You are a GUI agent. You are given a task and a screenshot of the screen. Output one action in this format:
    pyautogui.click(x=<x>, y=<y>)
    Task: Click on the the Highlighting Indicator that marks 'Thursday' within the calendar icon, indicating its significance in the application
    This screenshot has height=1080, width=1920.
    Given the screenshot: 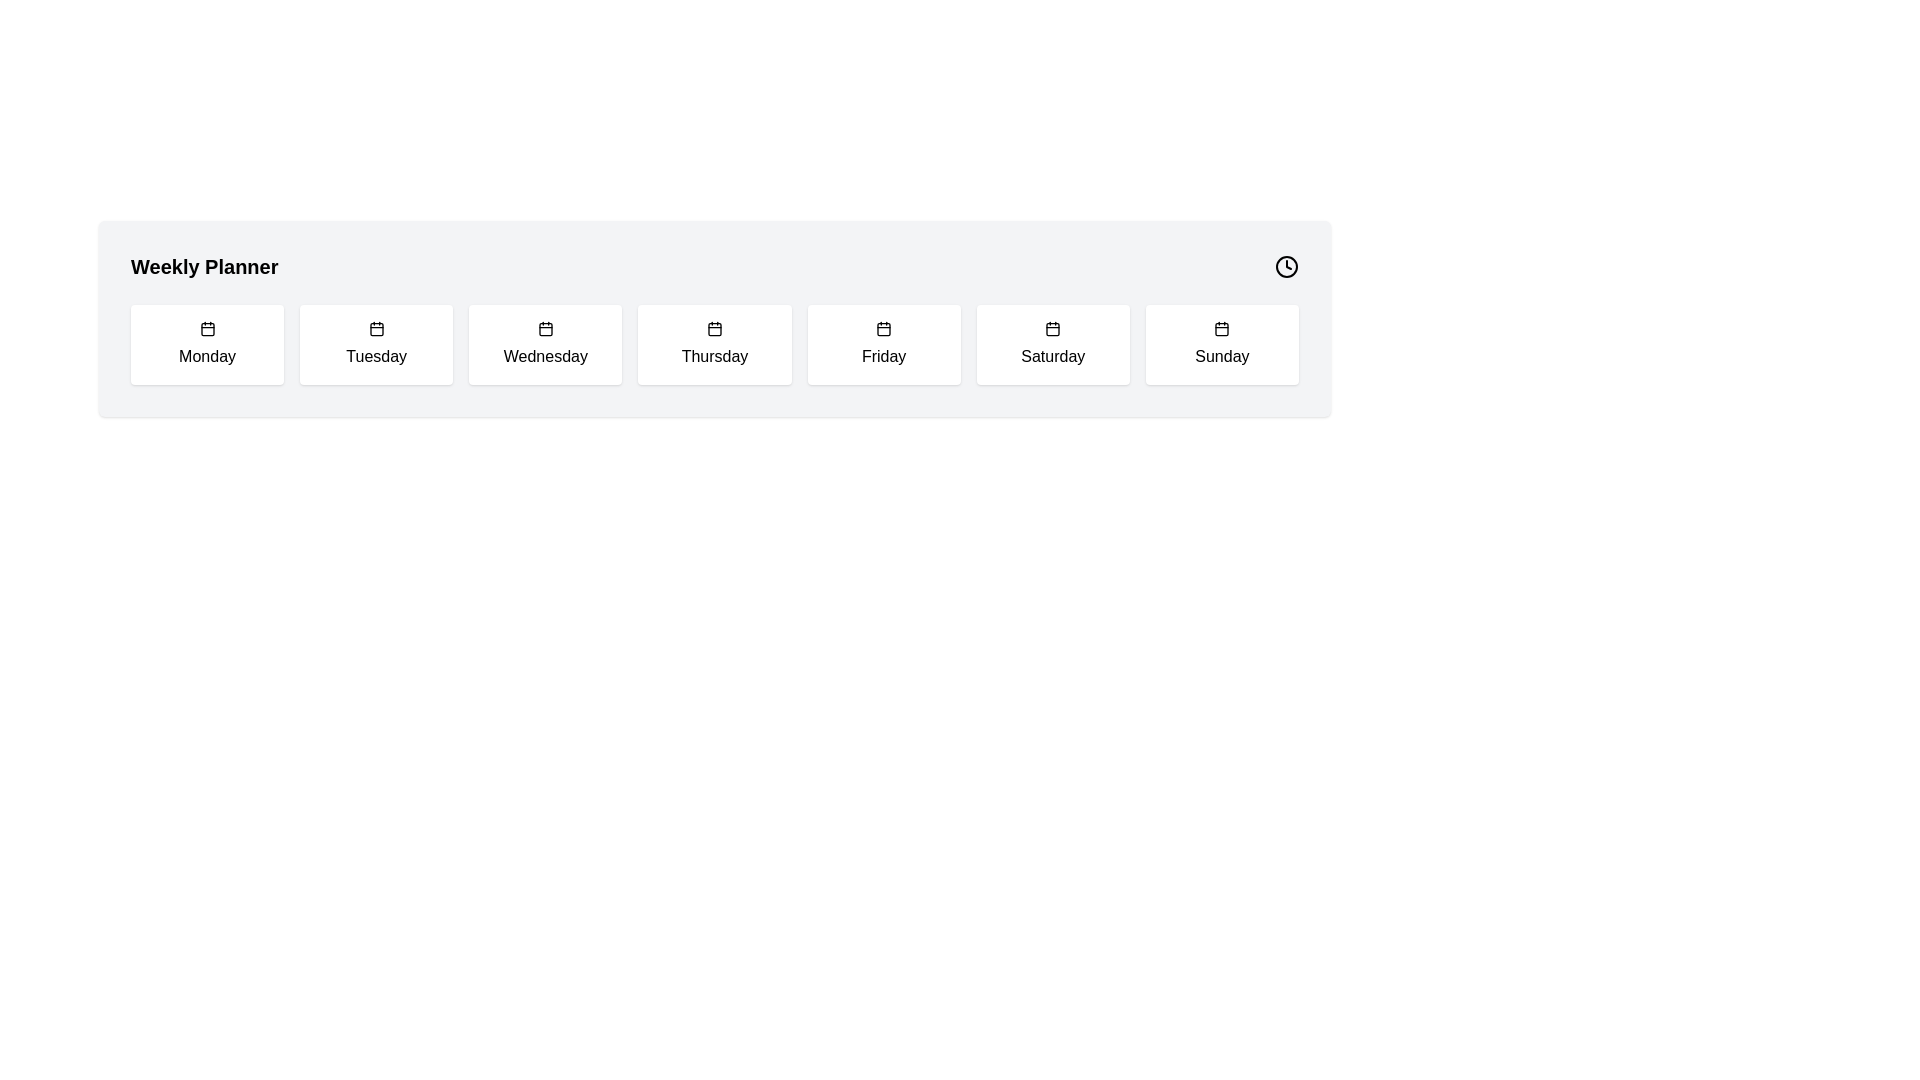 What is the action you would take?
    pyautogui.click(x=715, y=328)
    